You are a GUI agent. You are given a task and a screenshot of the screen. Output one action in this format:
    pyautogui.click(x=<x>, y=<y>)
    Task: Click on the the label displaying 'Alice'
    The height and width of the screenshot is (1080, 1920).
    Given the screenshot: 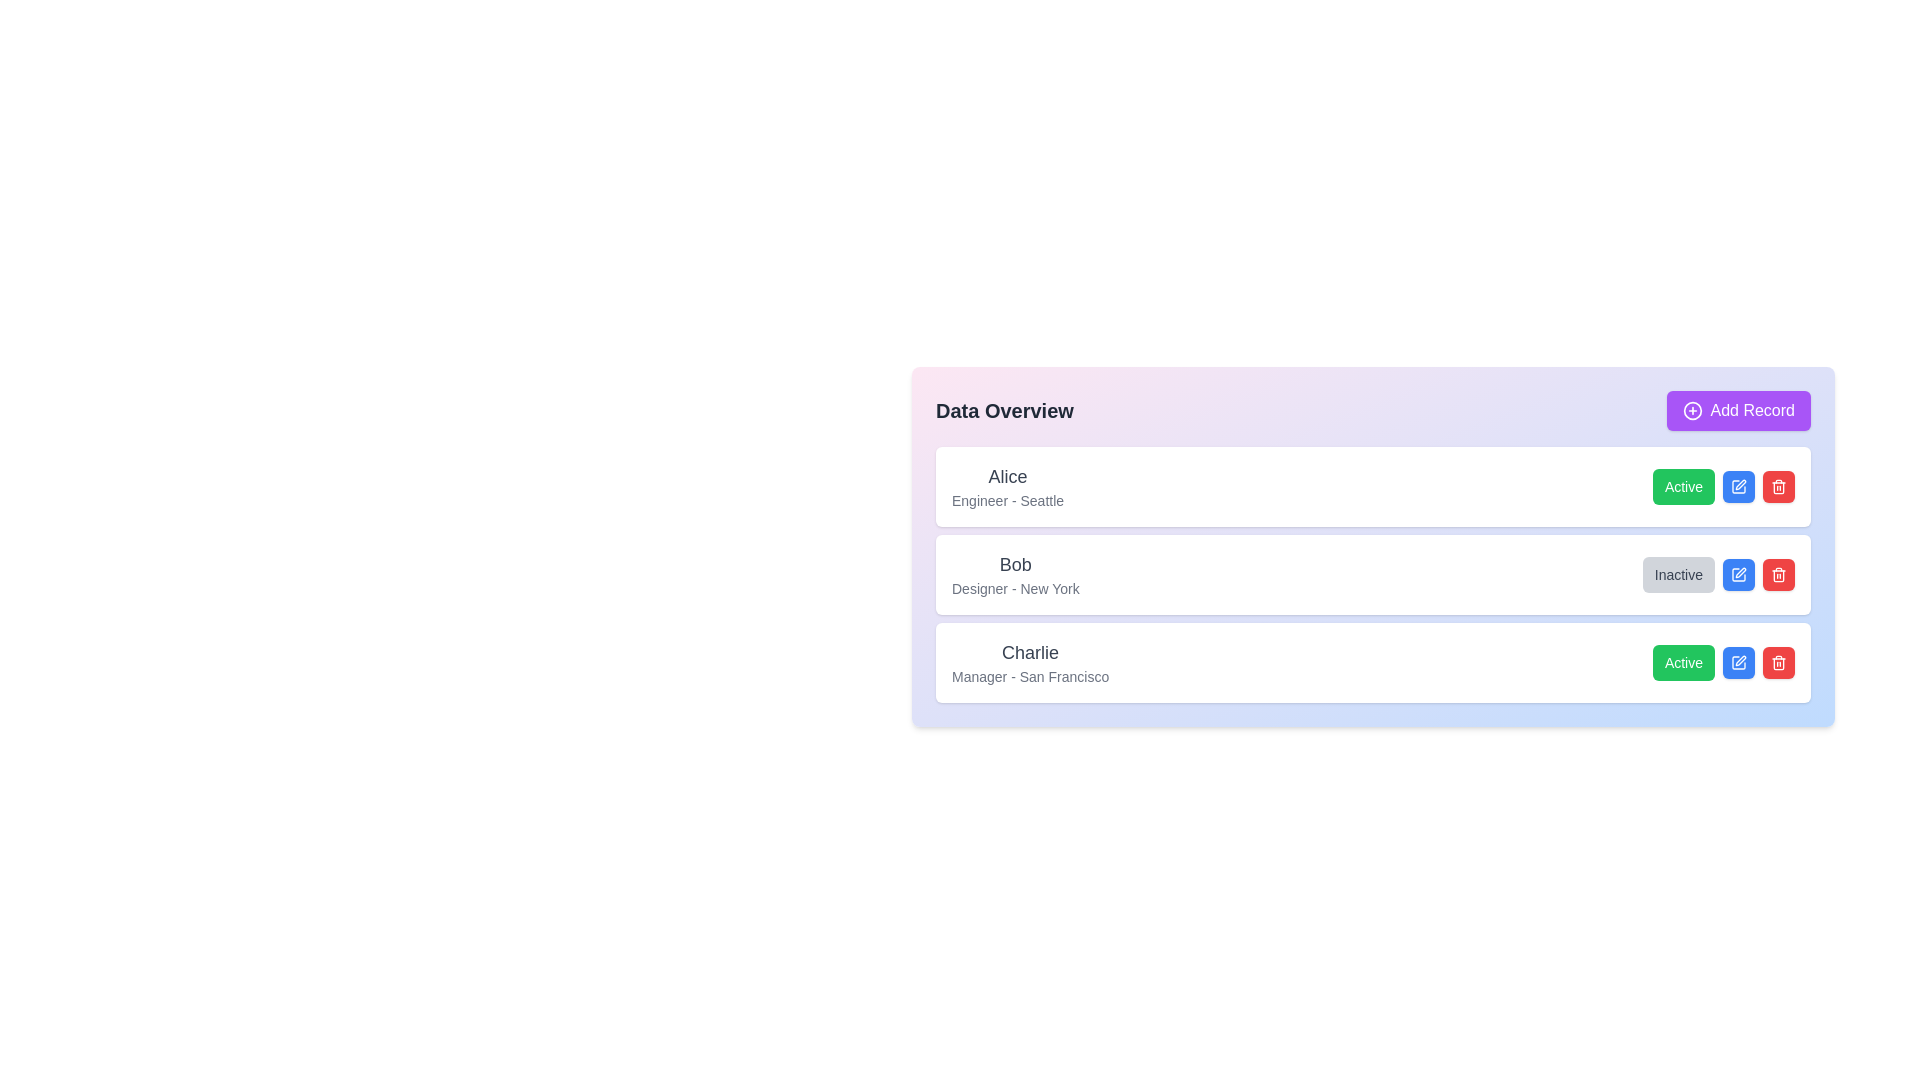 What is the action you would take?
    pyautogui.click(x=1008, y=477)
    